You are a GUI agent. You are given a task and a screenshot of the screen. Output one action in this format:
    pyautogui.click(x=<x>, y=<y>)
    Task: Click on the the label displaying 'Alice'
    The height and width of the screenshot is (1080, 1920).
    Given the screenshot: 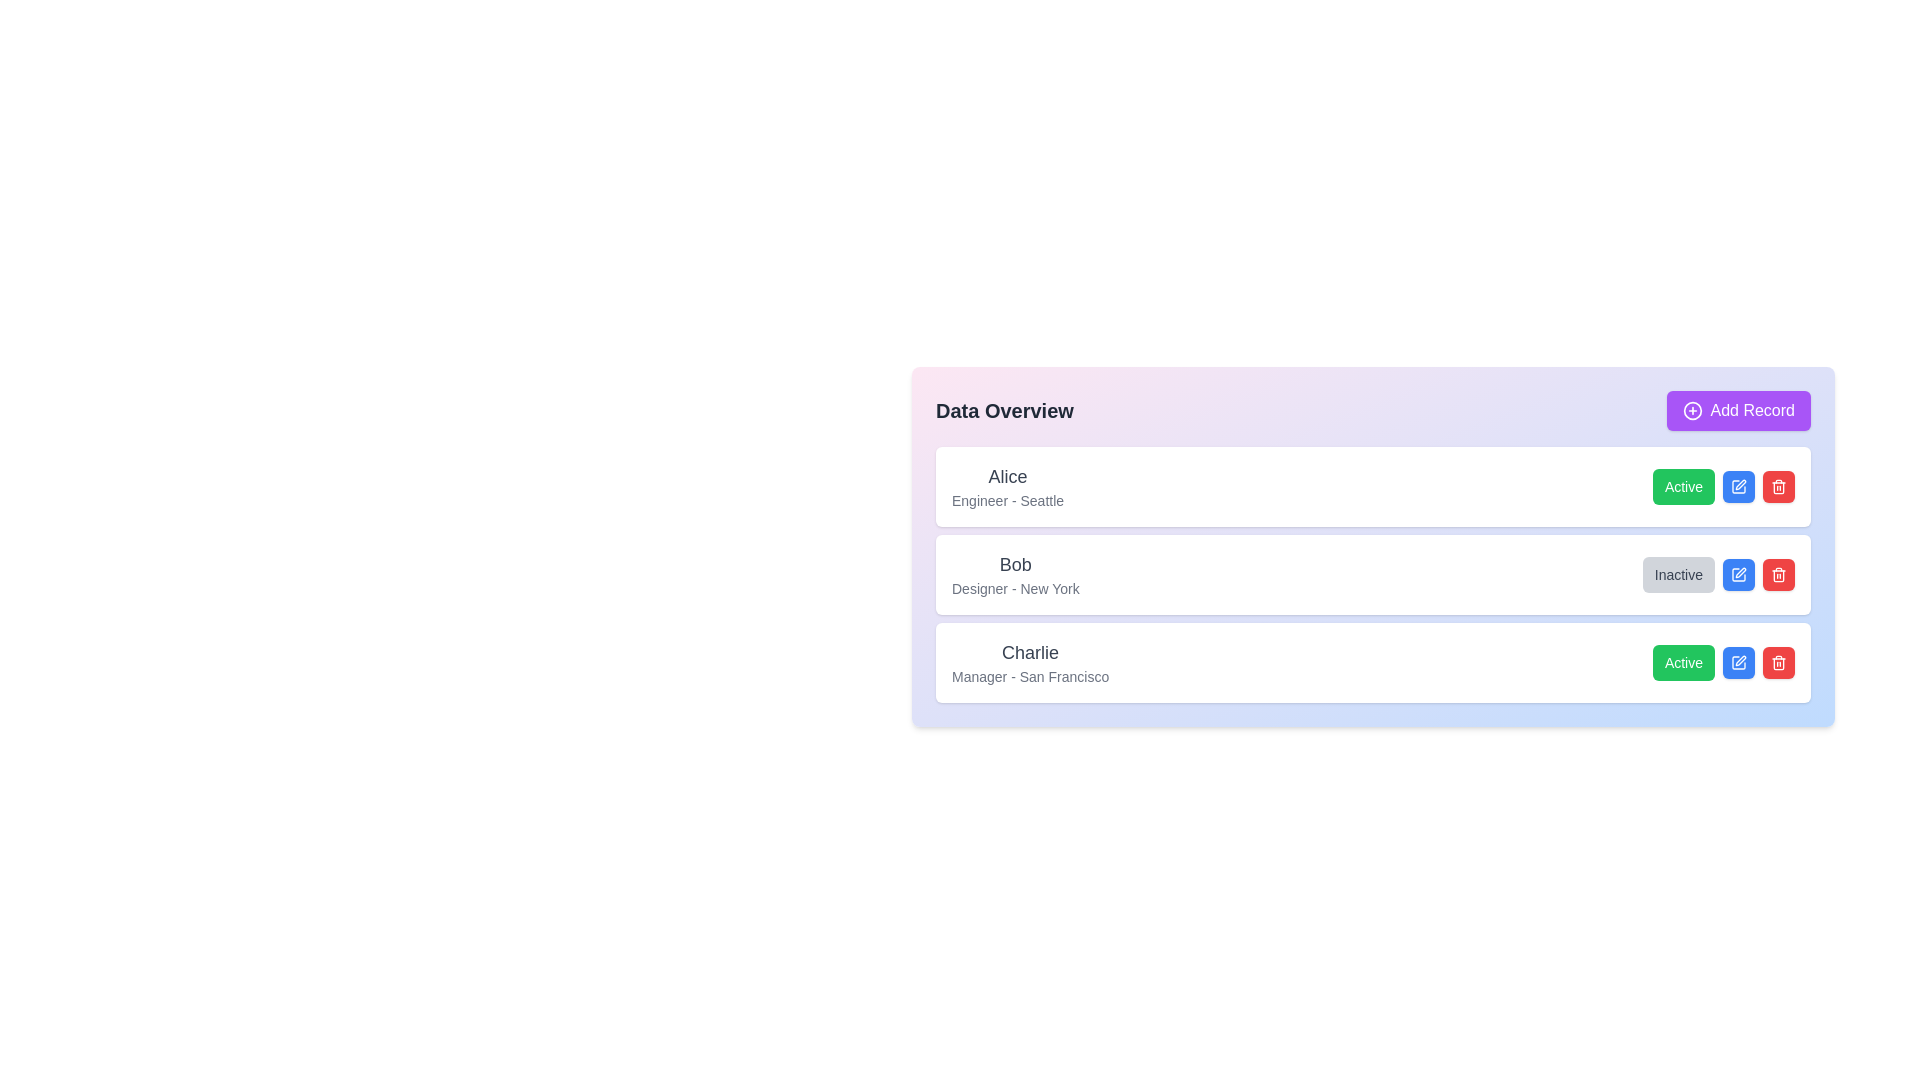 What is the action you would take?
    pyautogui.click(x=1008, y=477)
    